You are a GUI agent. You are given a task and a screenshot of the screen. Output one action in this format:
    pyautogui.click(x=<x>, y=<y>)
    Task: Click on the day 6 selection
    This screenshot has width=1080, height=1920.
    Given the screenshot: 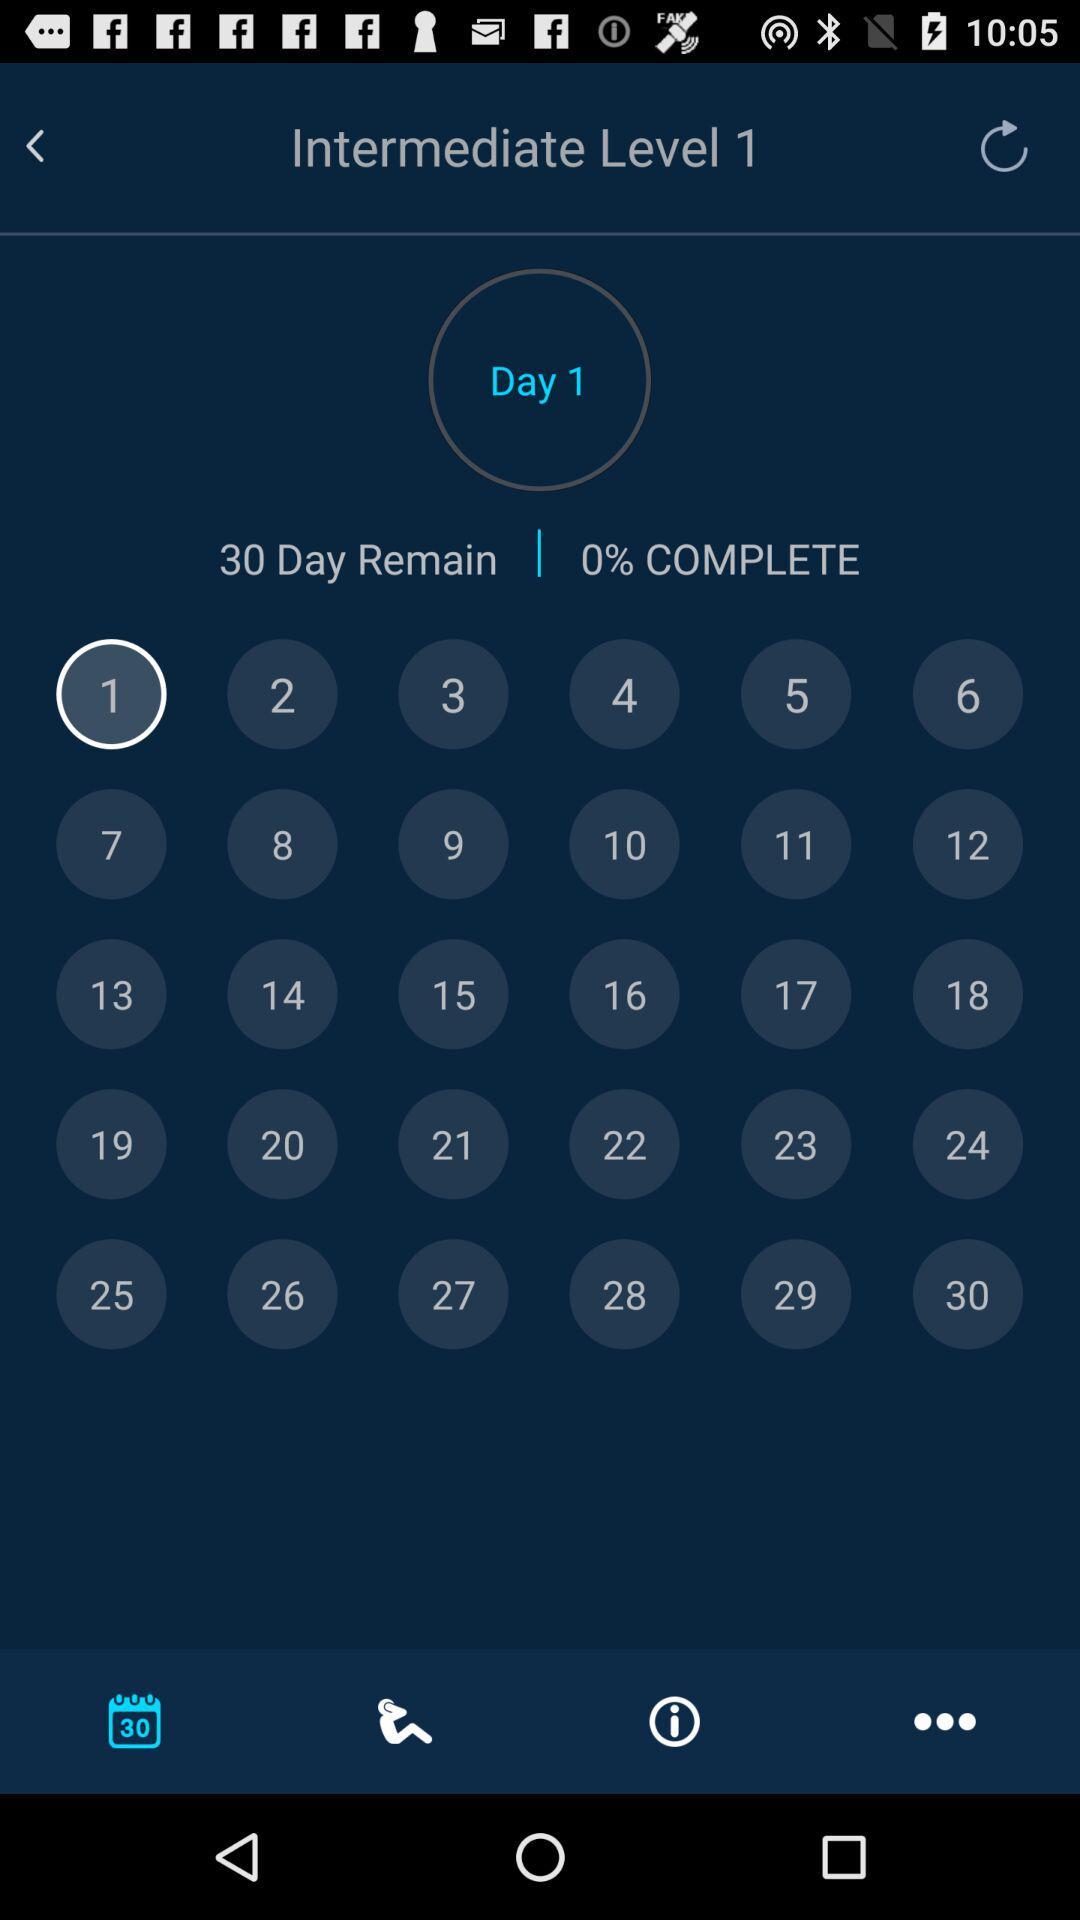 What is the action you would take?
    pyautogui.click(x=966, y=694)
    